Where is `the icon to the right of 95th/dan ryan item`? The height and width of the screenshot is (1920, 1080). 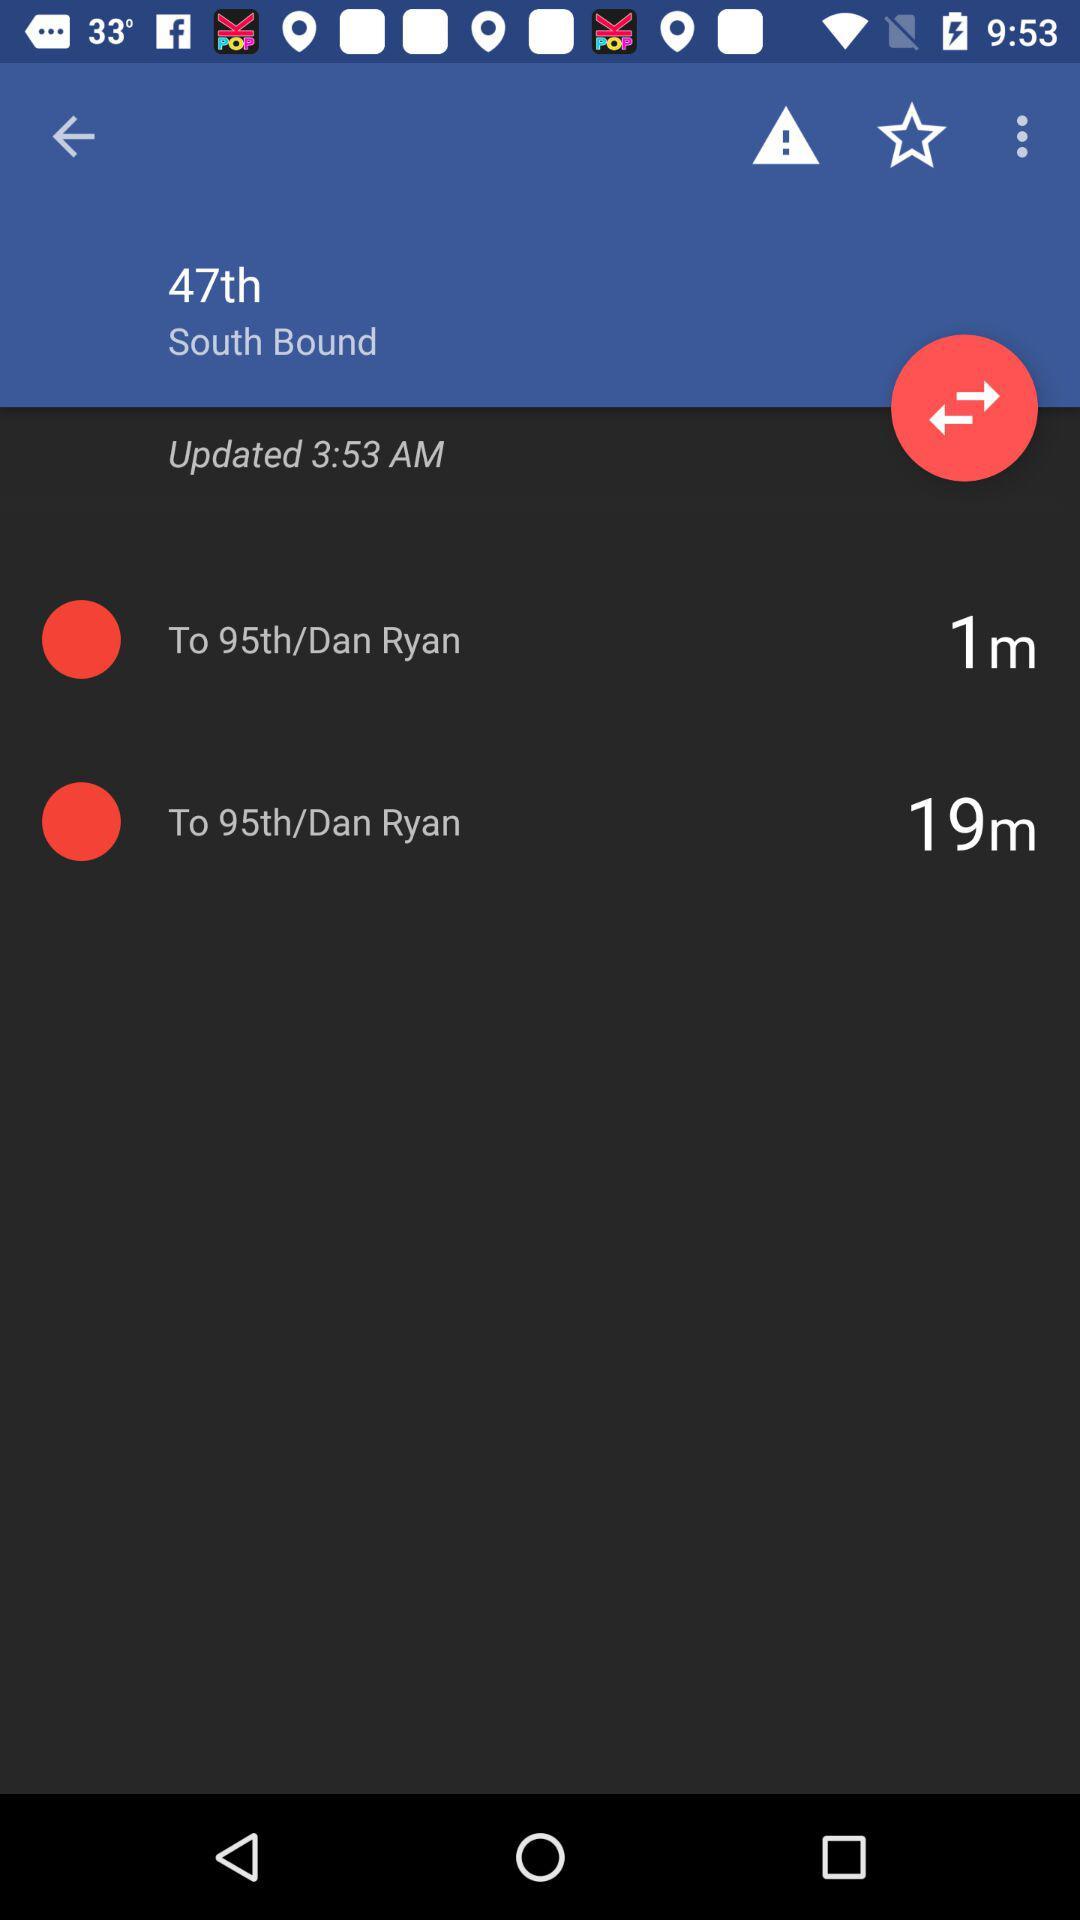 the icon to the right of 95th/dan ryan item is located at coordinates (966, 638).